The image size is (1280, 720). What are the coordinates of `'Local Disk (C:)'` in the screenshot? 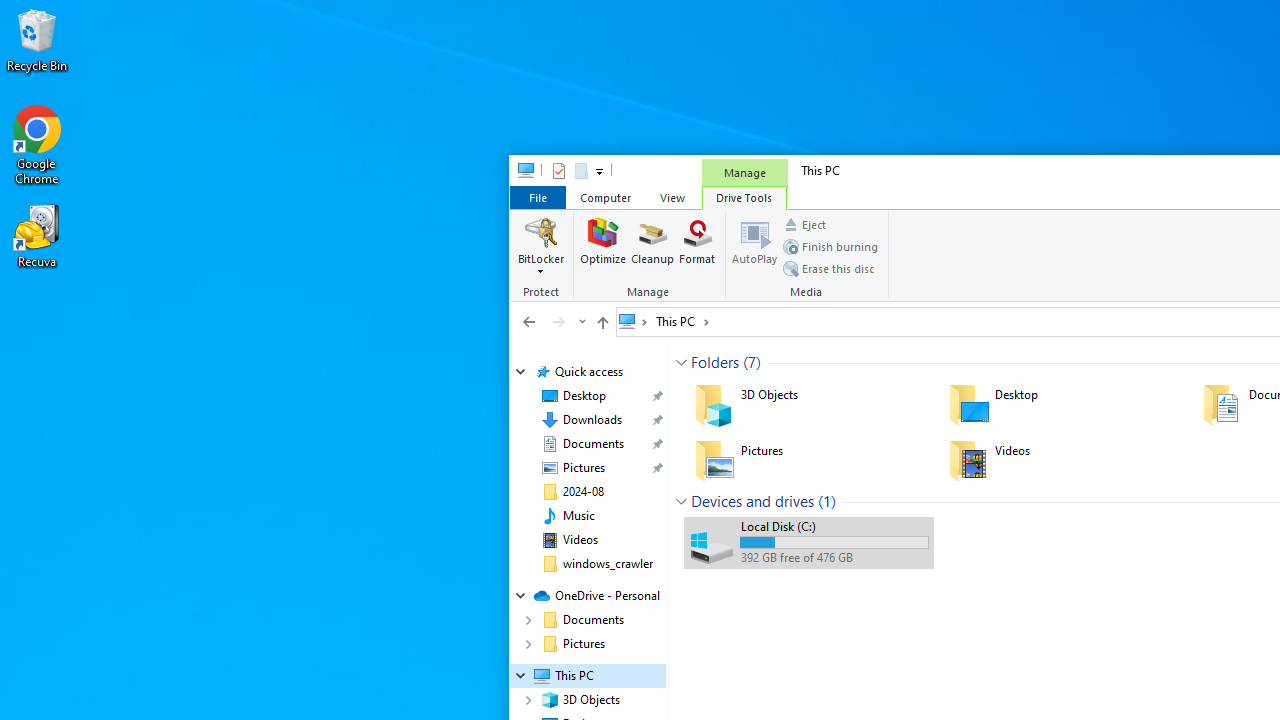 It's located at (808, 542).